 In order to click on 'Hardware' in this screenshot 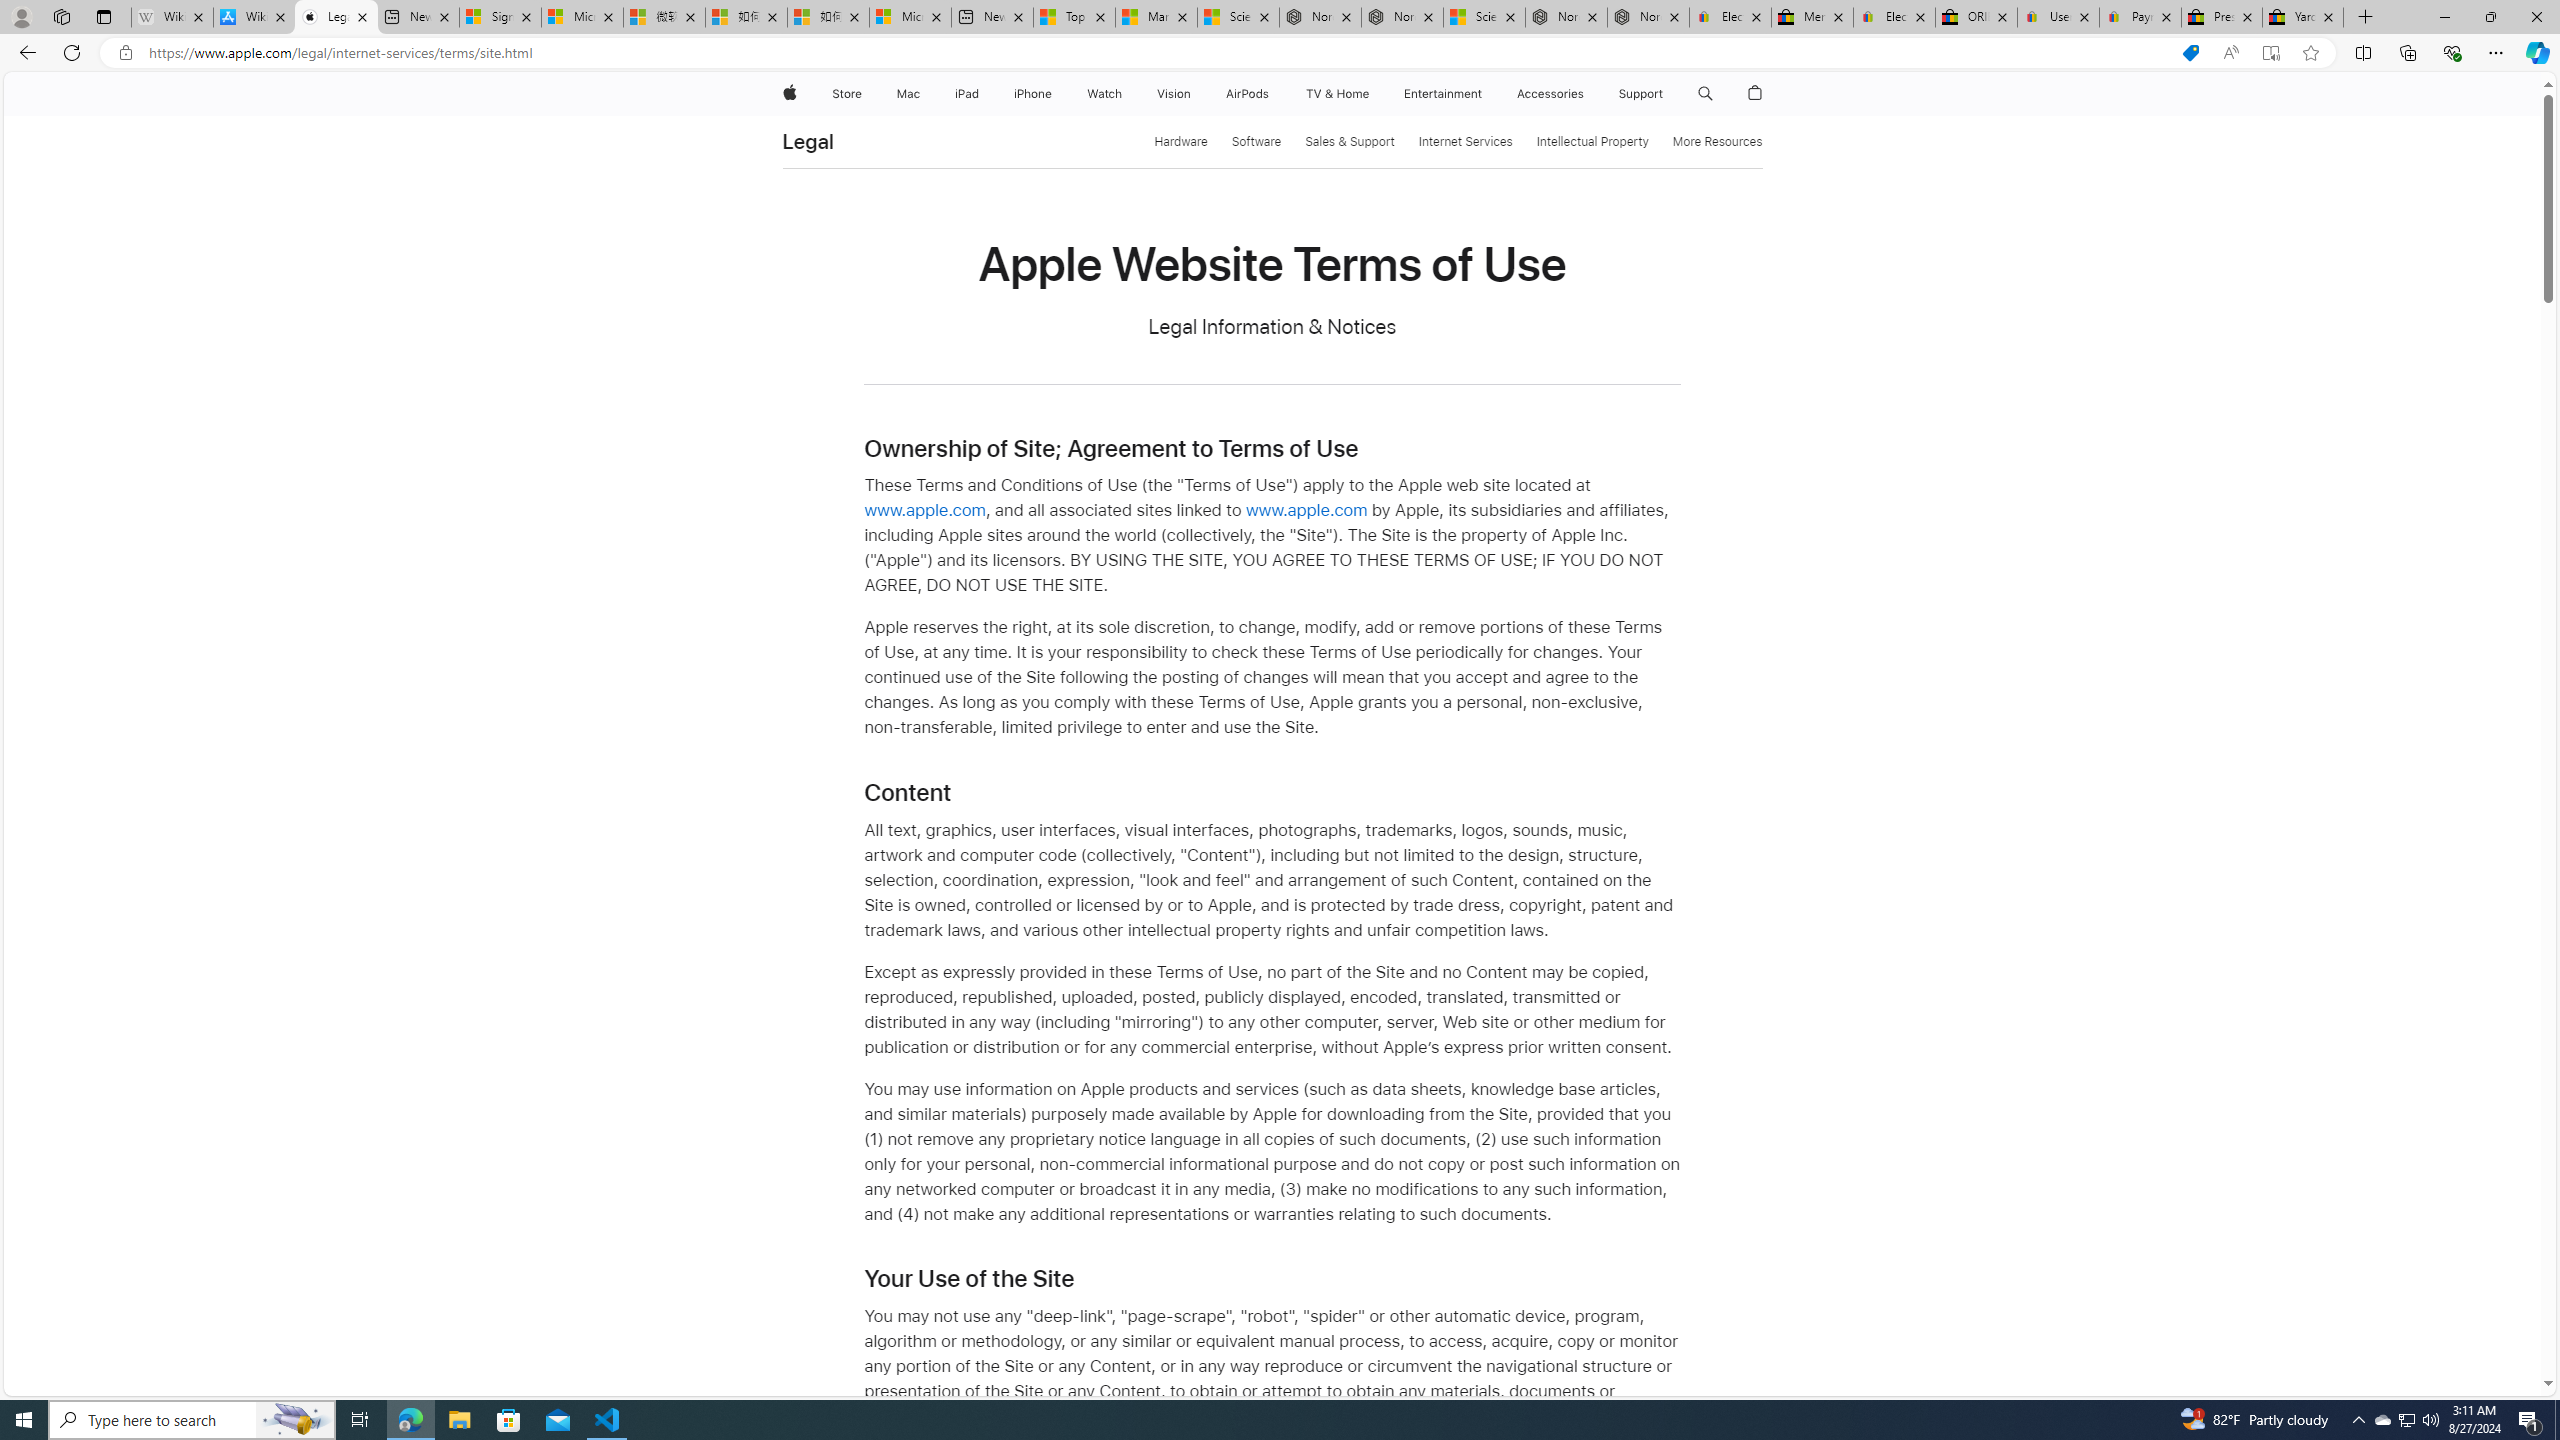, I will do `click(1181, 141)`.